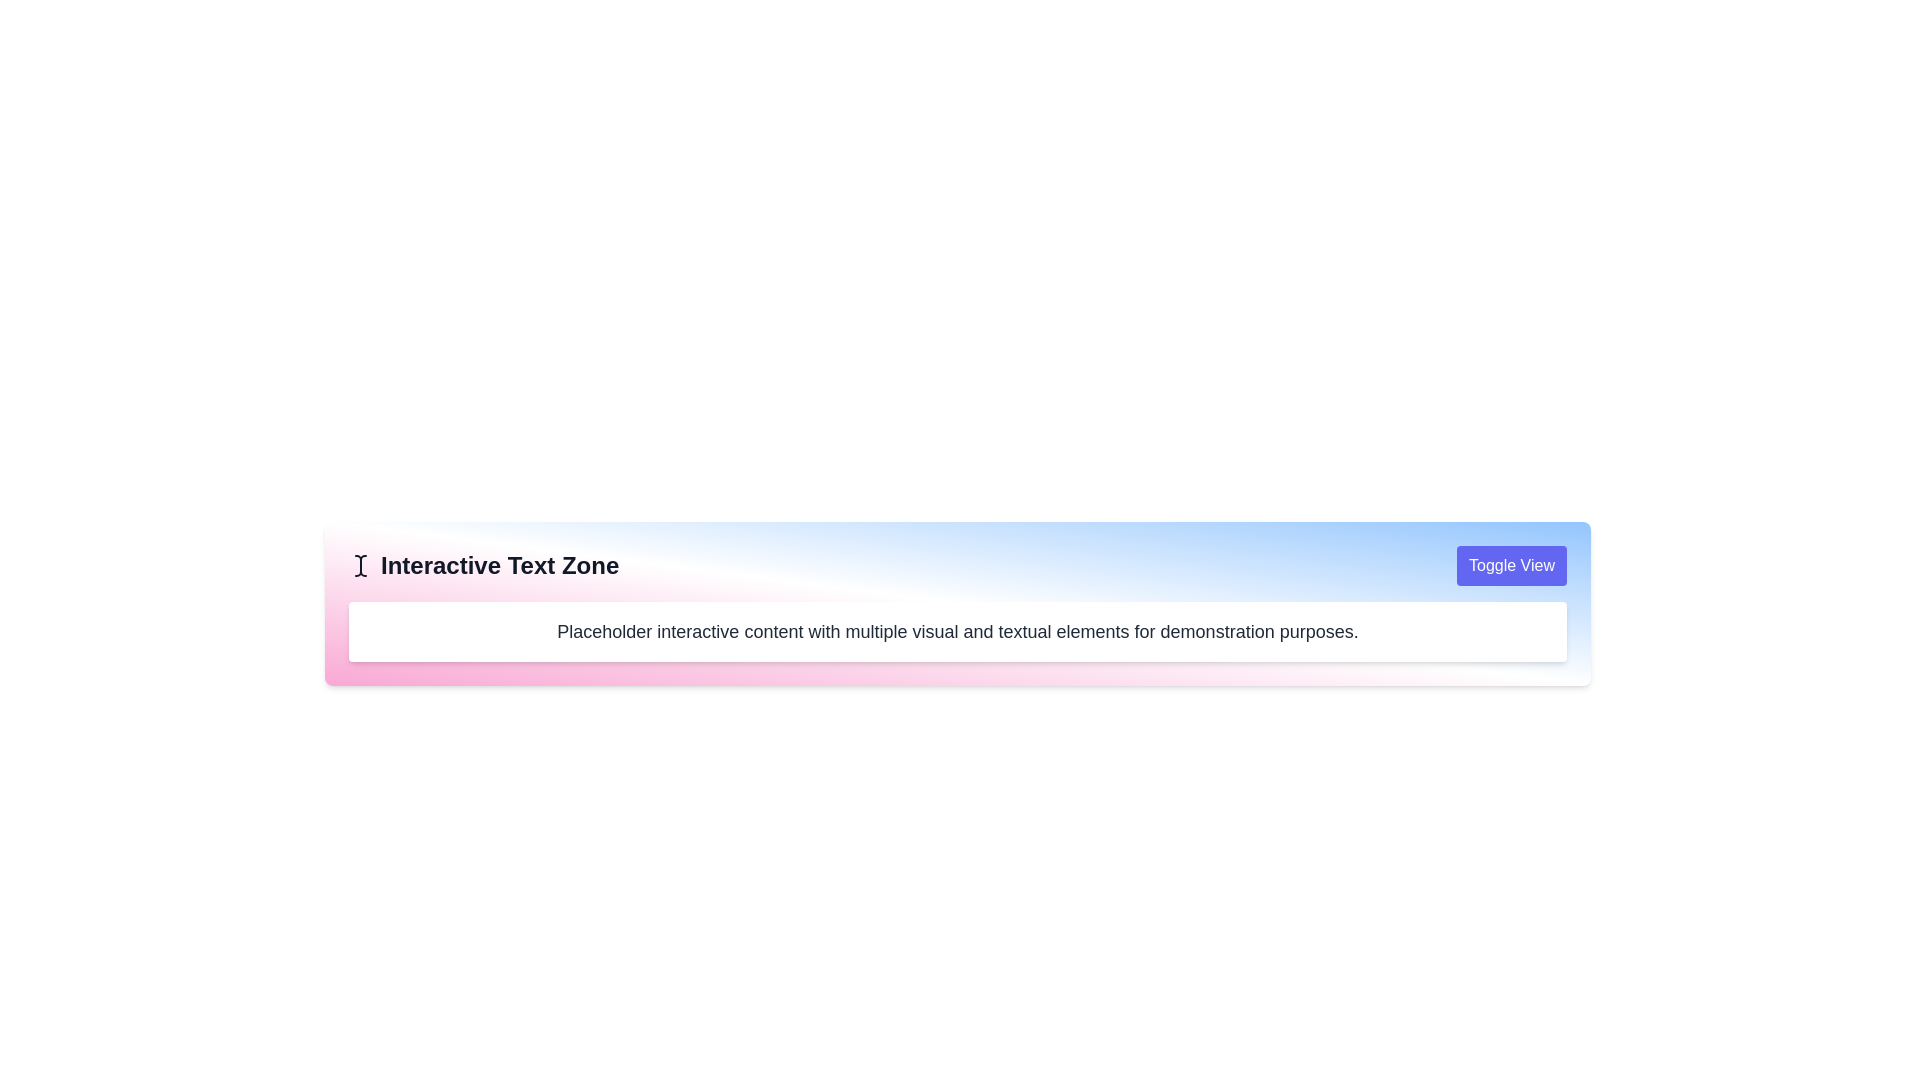 The width and height of the screenshot is (1920, 1080). What do you see at coordinates (484, 566) in the screenshot?
I see `the Text Label that describes the functionality of the surrounding interface, located to the left of the 'Toggle View' button in the central content area` at bounding box center [484, 566].